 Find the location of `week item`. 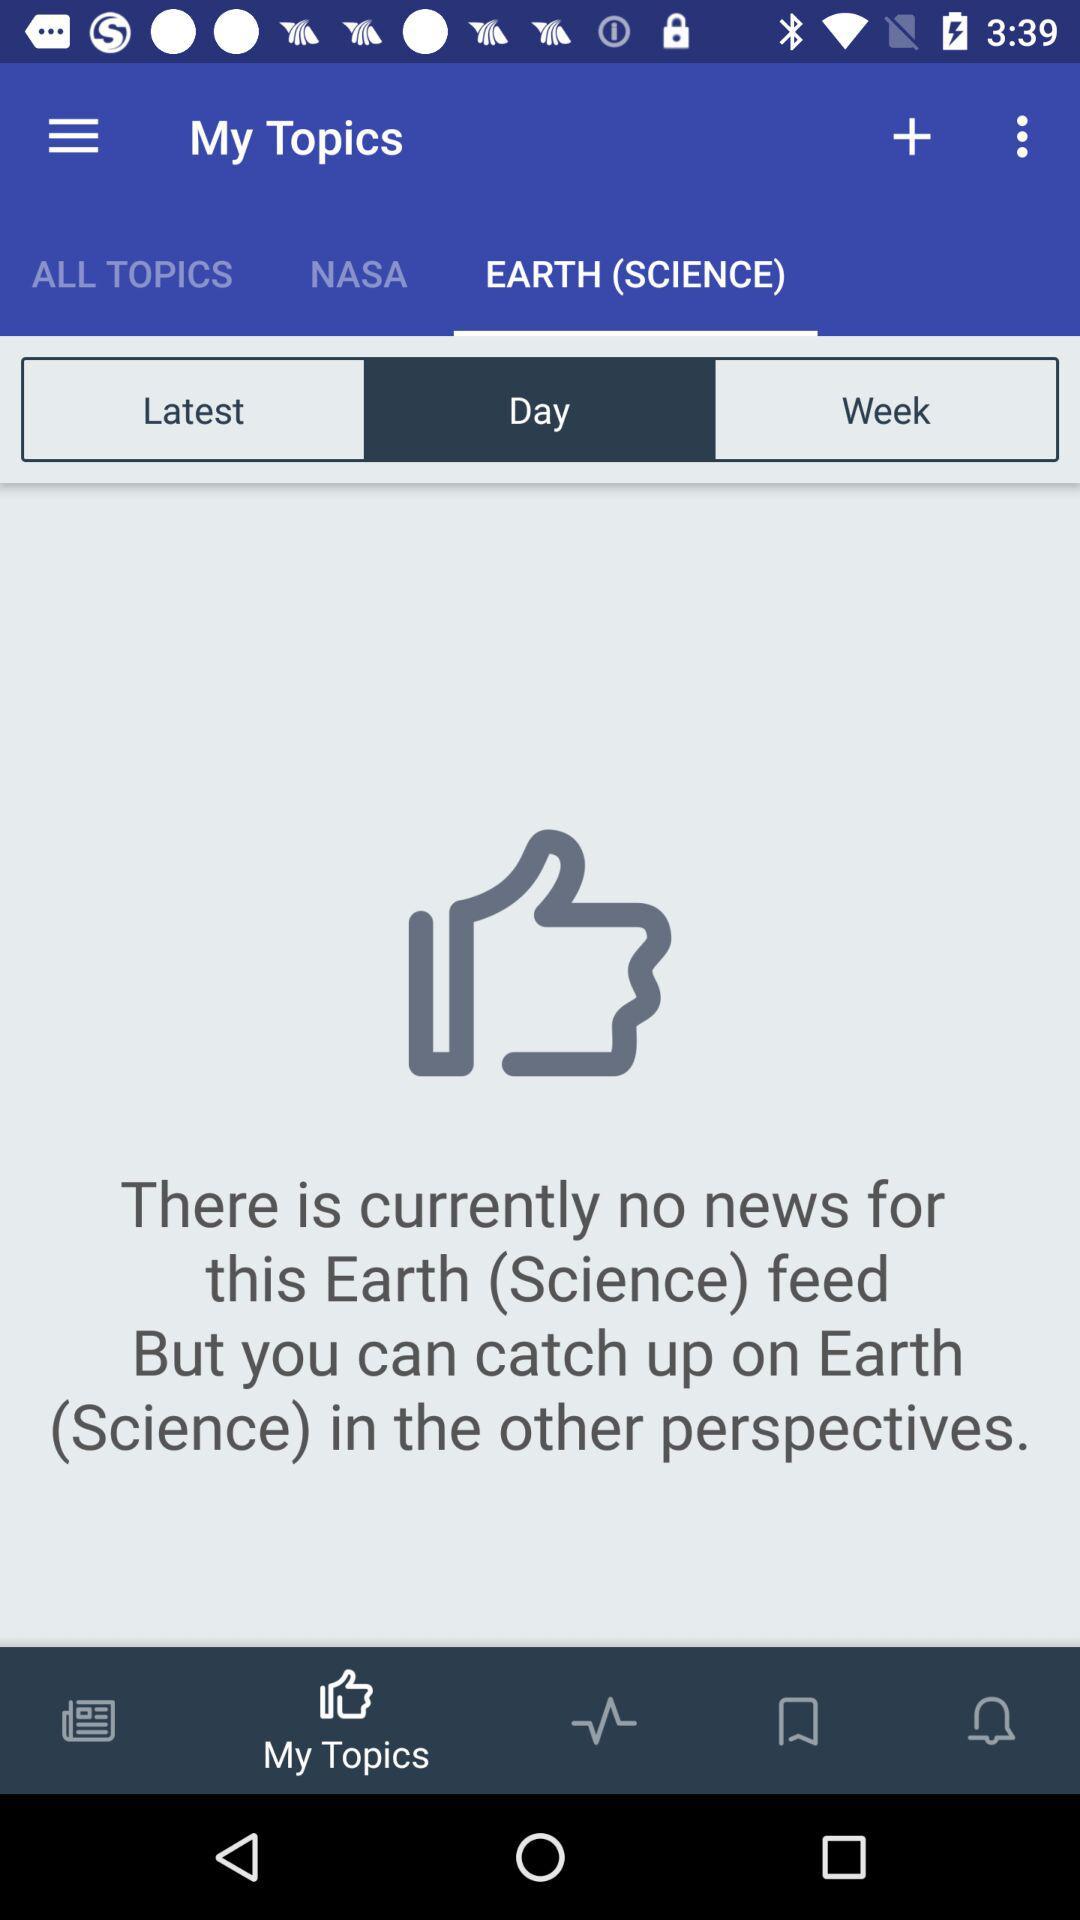

week item is located at coordinates (884, 408).